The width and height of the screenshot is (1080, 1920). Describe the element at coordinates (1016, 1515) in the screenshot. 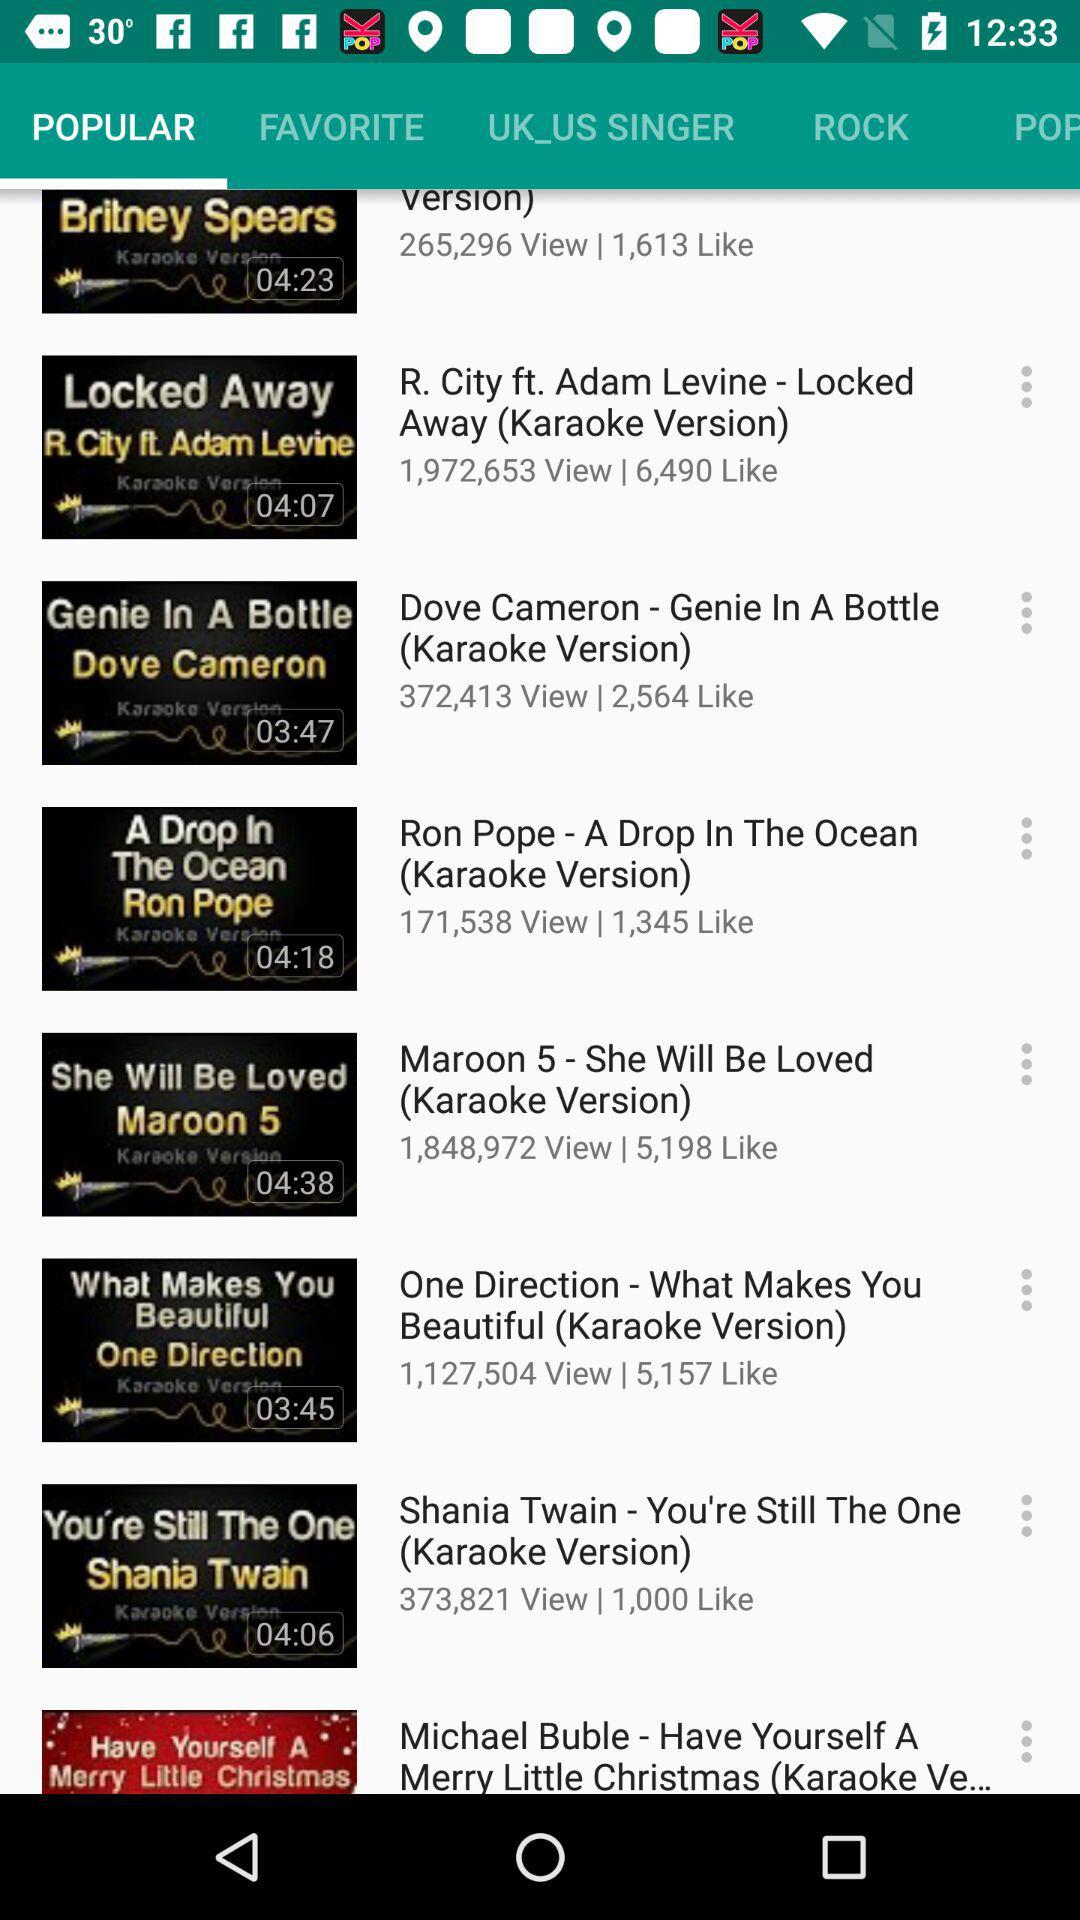

I see `song menu` at that location.